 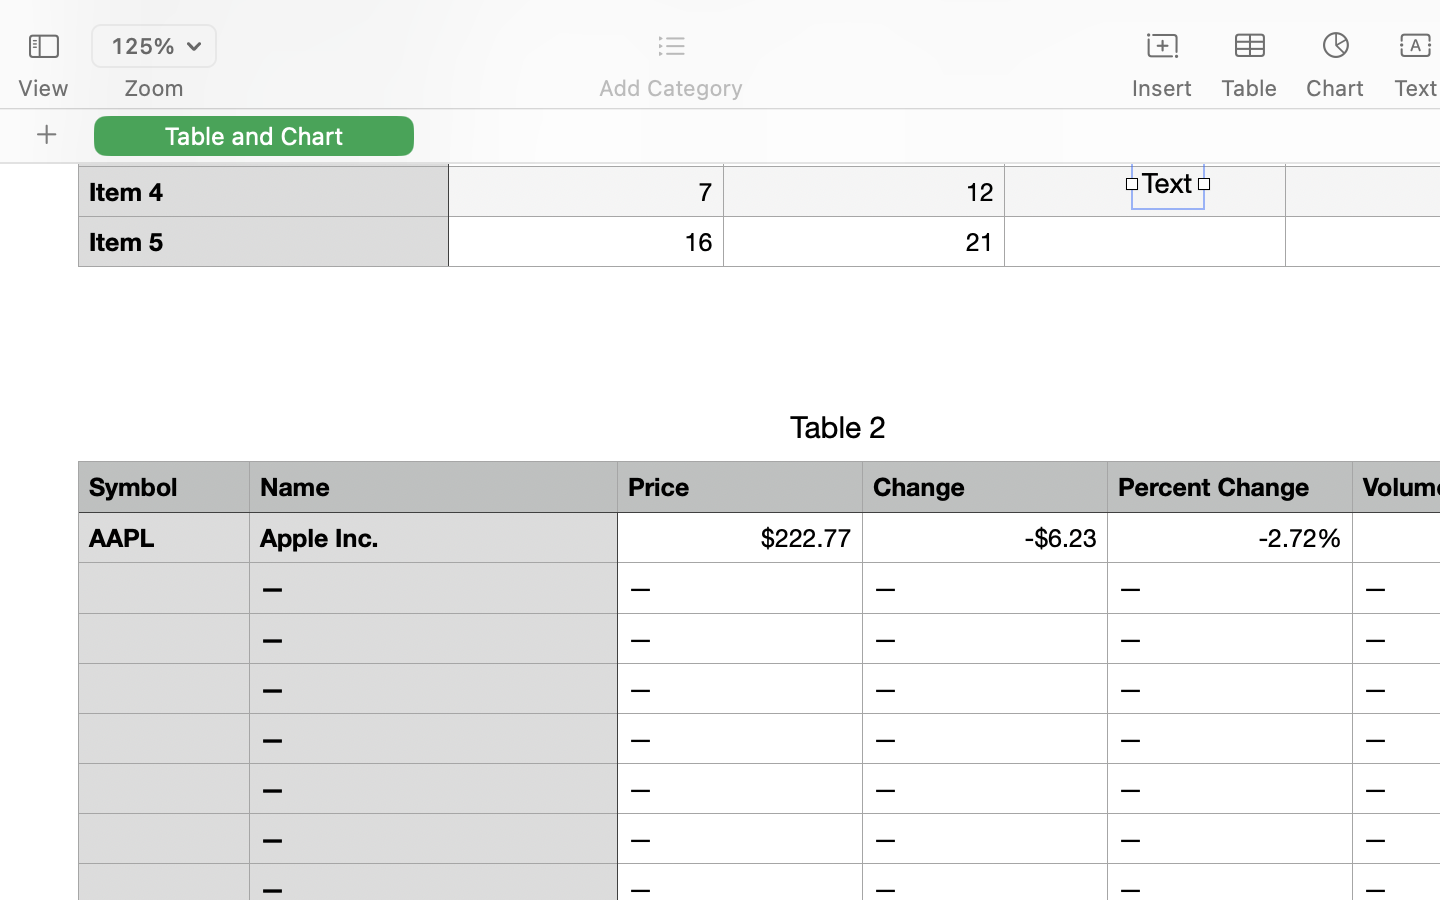 What do you see at coordinates (670, 87) in the screenshot?
I see `'Add Category'` at bounding box center [670, 87].